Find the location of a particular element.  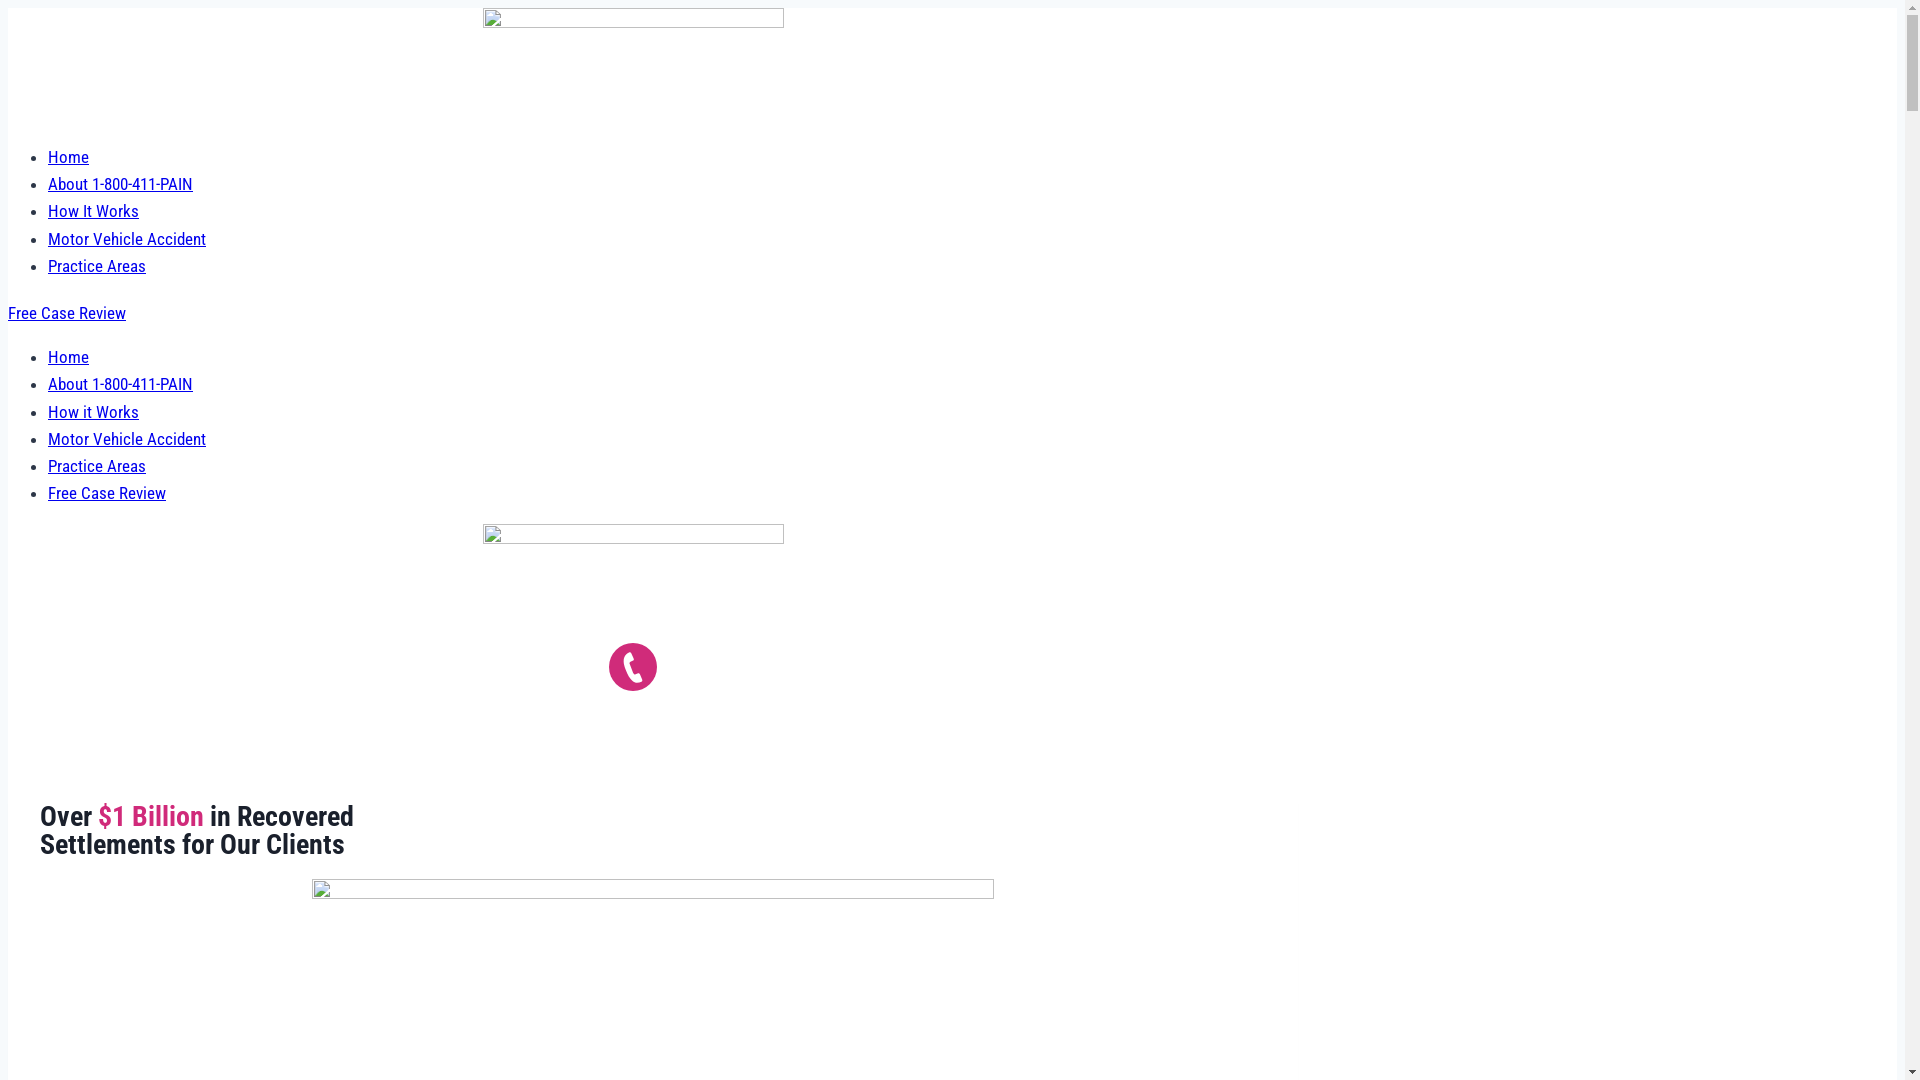

'Practice Areas' is located at coordinates (95, 466).